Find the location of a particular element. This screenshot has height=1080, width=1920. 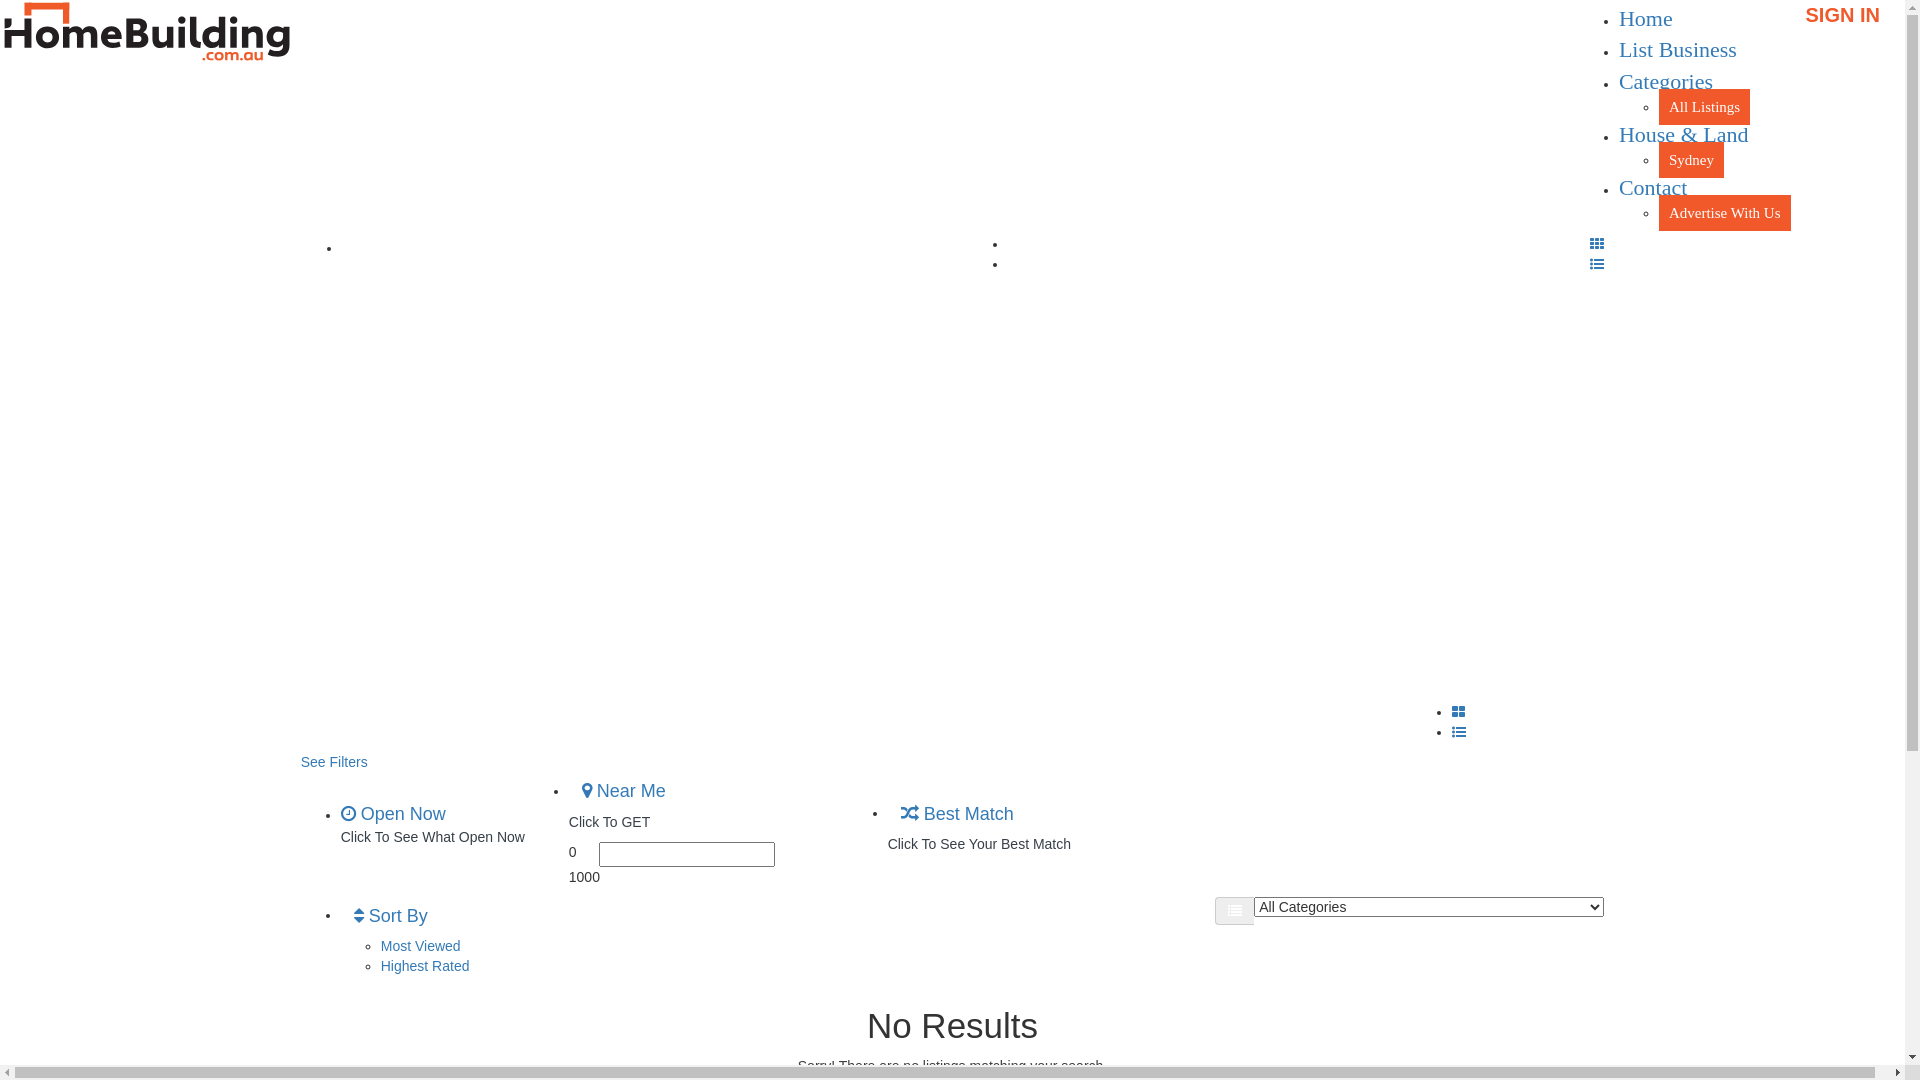

'Sydney' is located at coordinates (1659, 158).